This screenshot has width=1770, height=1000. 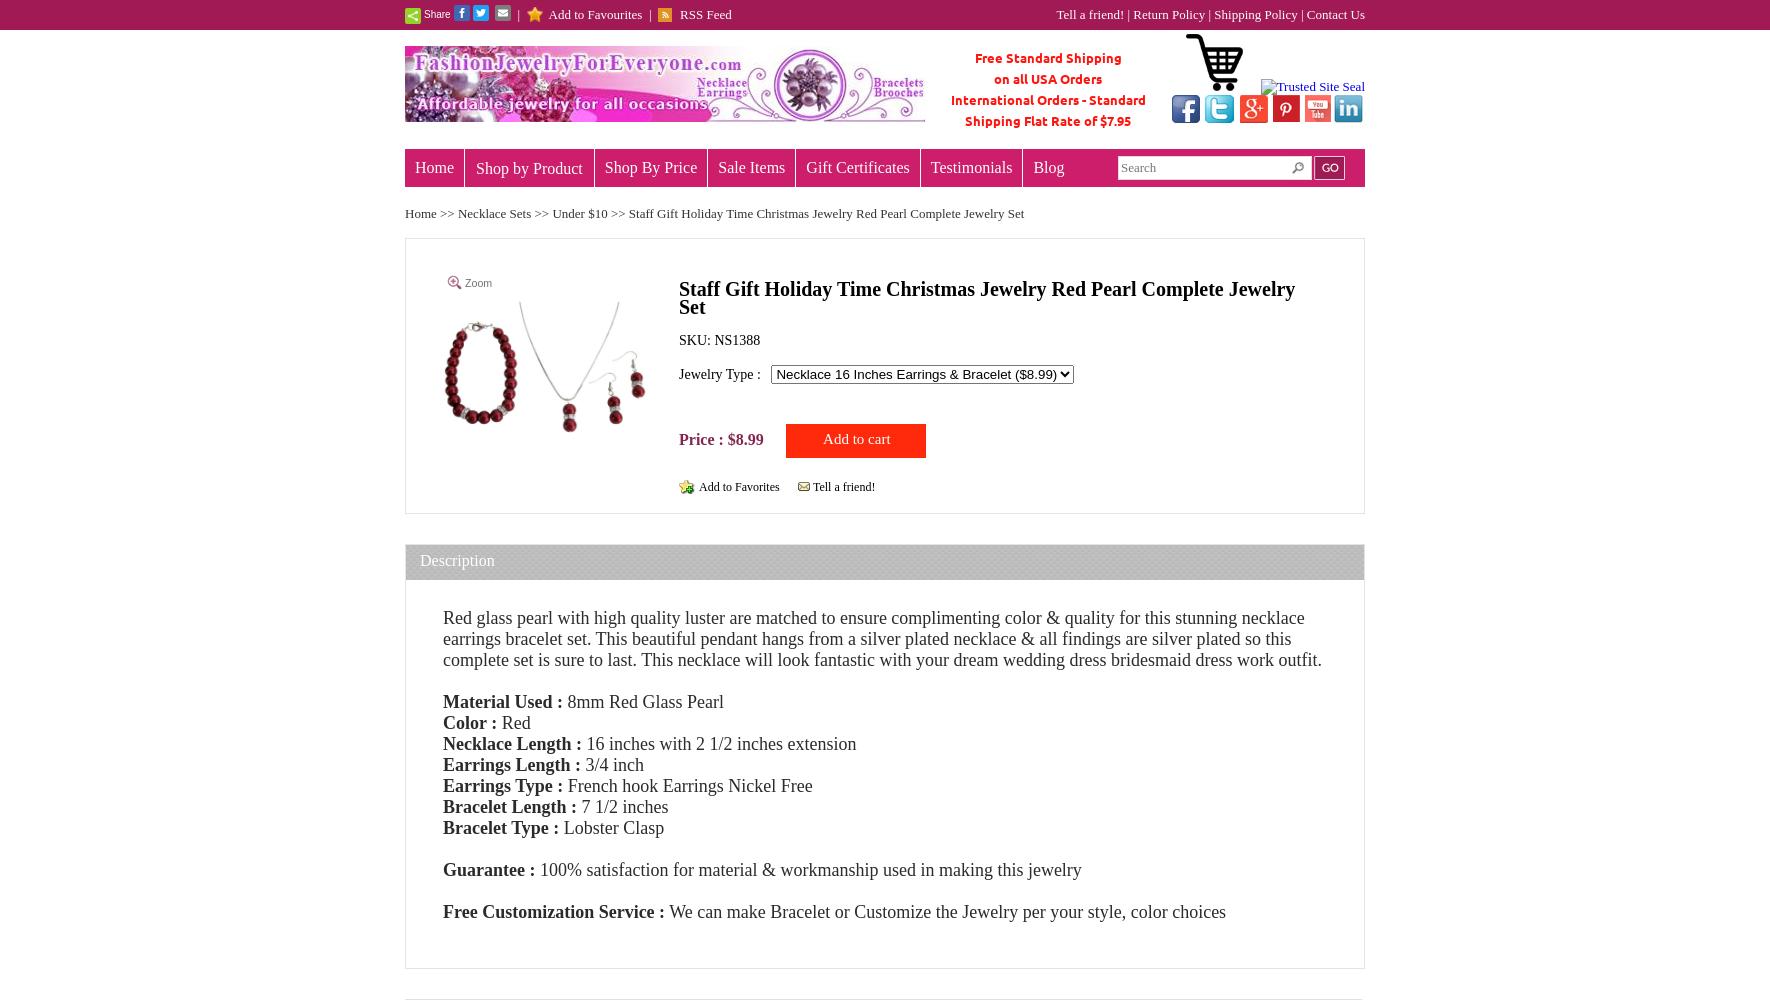 What do you see at coordinates (985, 297) in the screenshot?
I see `'Staff Gift Holiday Time Christmas Jewelry Red Pearl Complete Jewelry Set'` at bounding box center [985, 297].